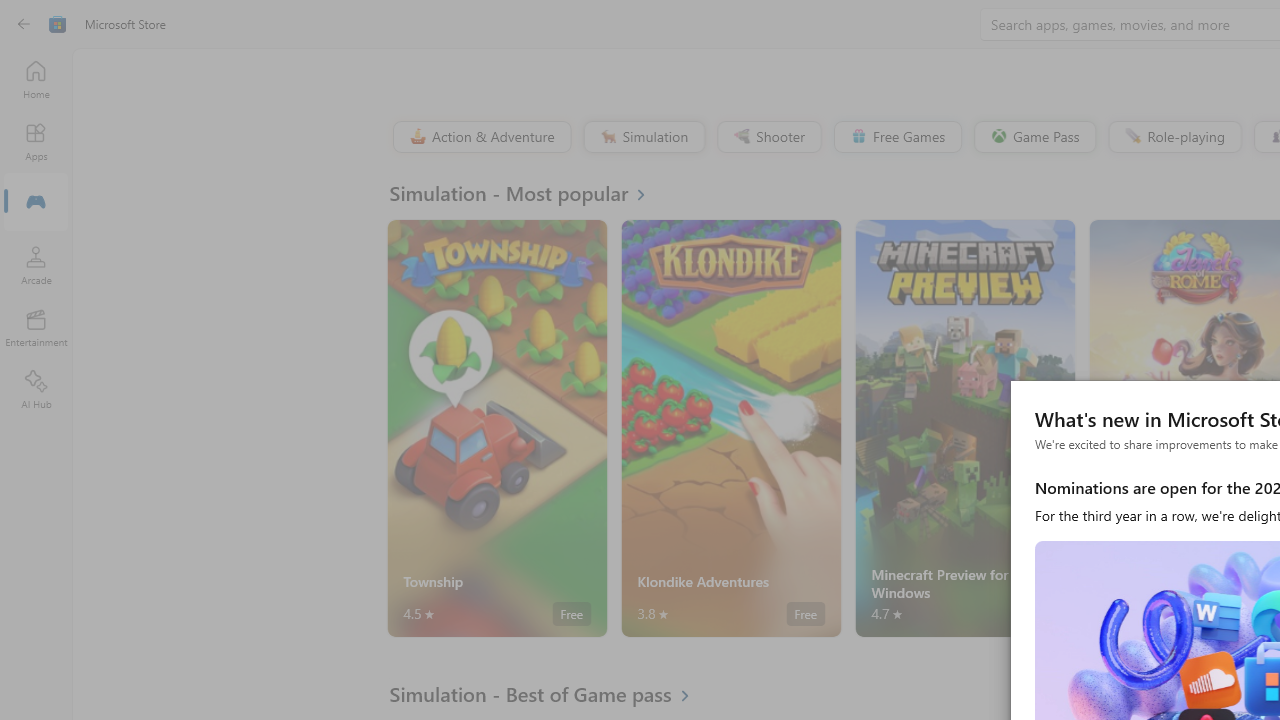  Describe the element at coordinates (529, 192) in the screenshot. I see `'See all  Simulation - Most popular'` at that location.